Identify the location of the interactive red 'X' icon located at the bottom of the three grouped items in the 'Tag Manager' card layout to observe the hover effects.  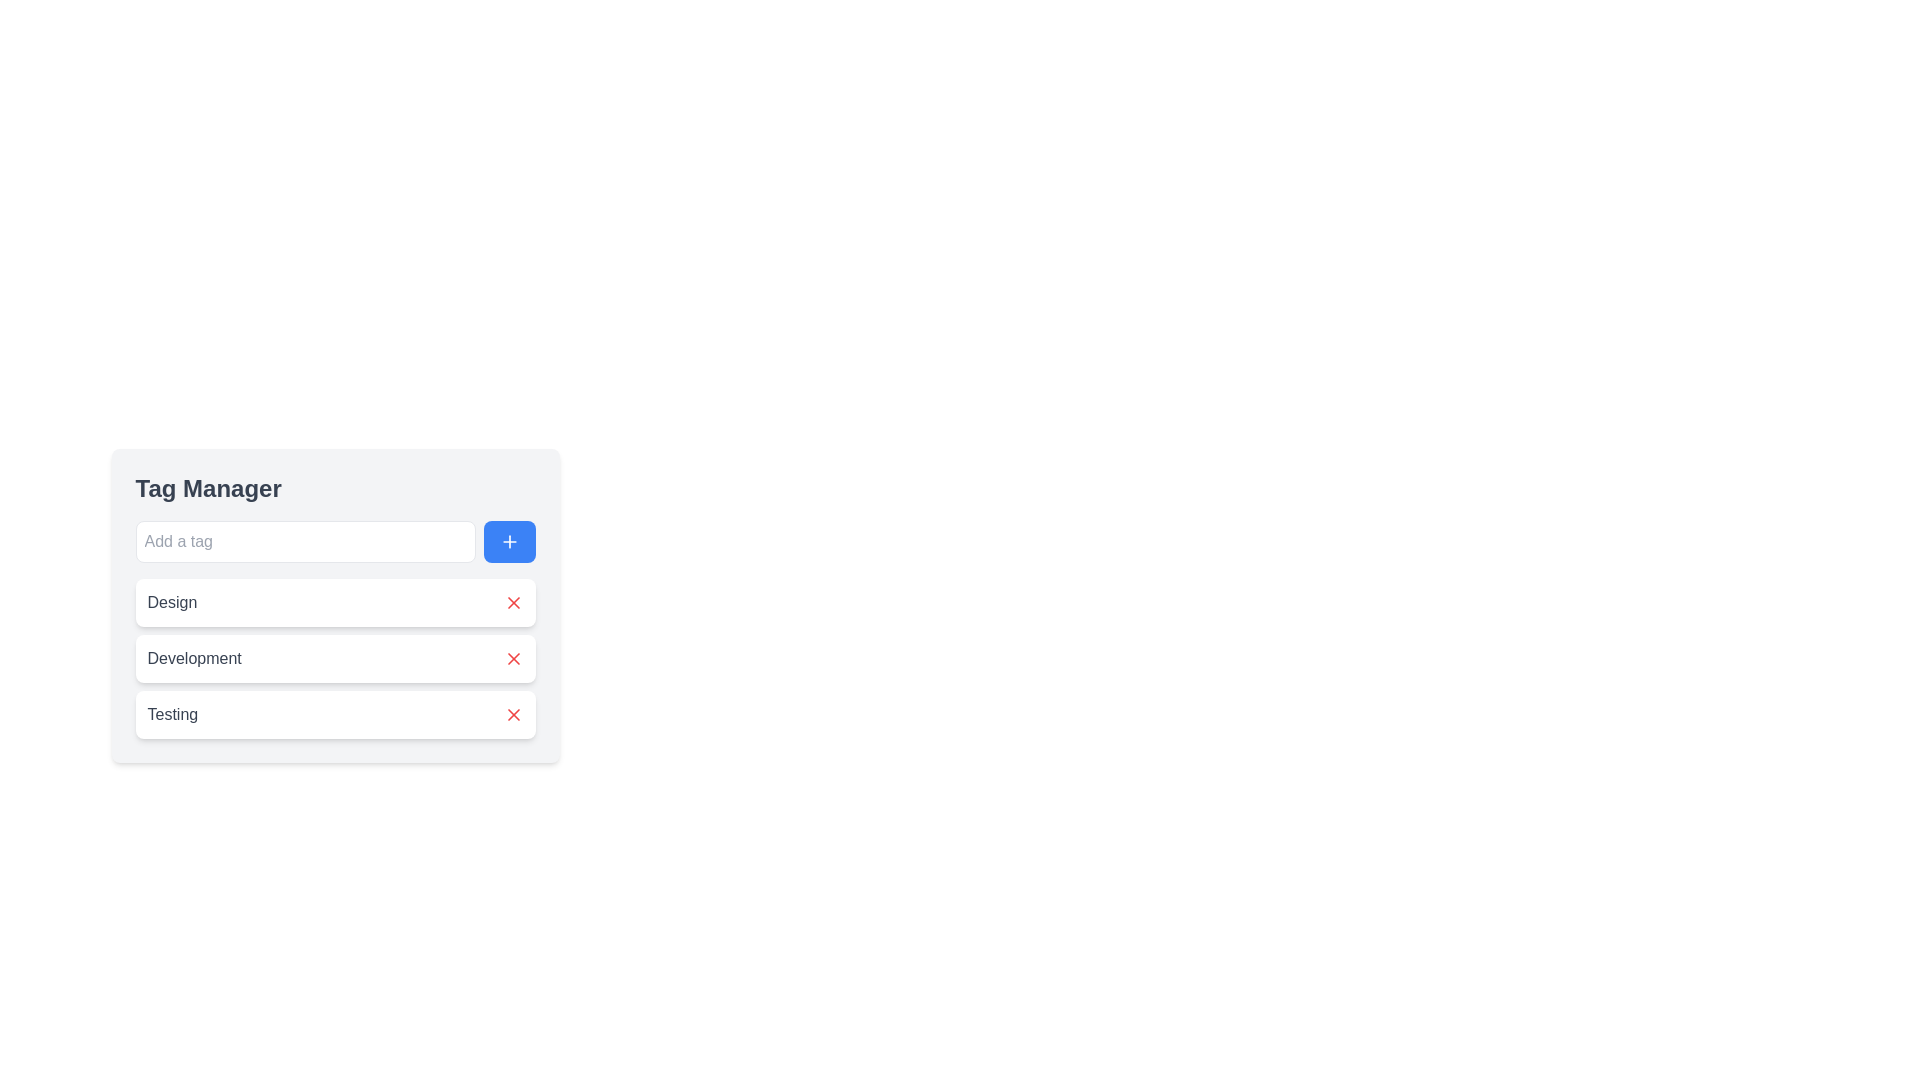
(513, 713).